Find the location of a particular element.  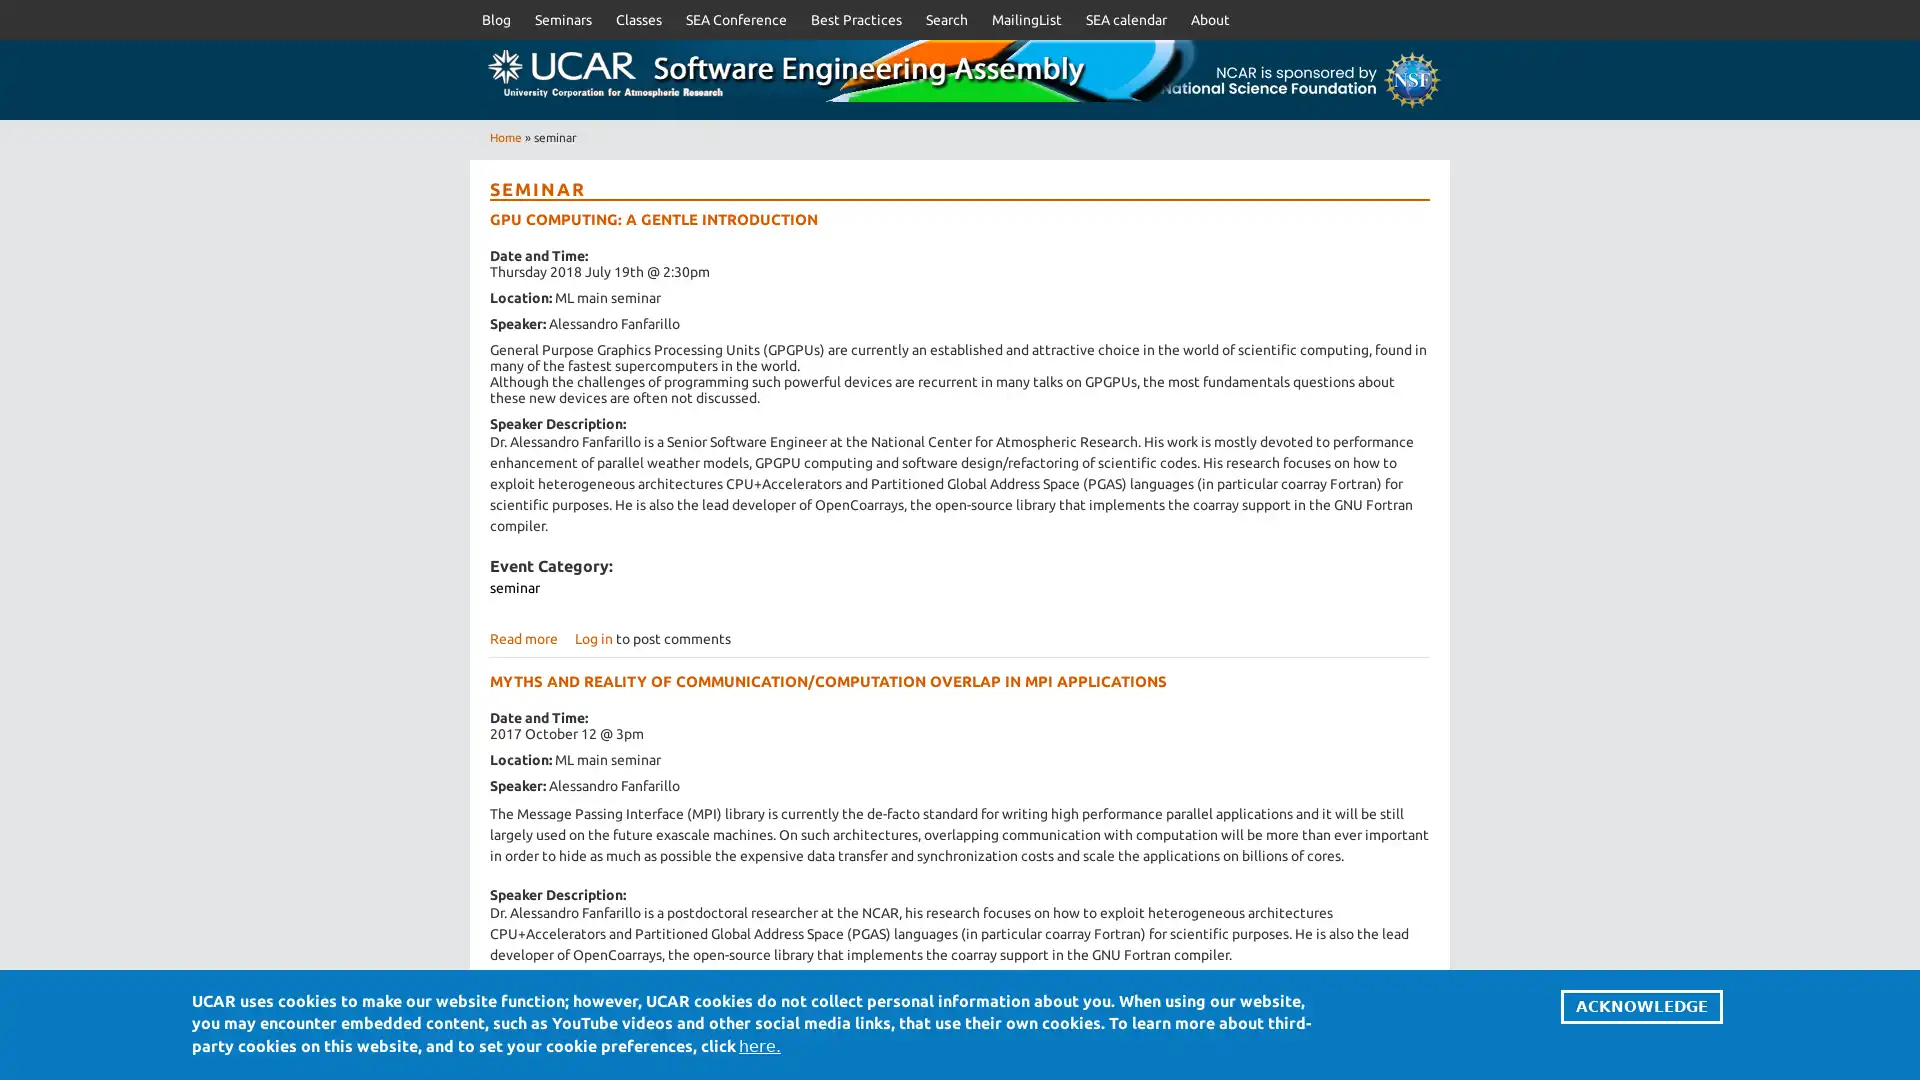

ACKNOWLEDGE is located at coordinates (1641, 1006).